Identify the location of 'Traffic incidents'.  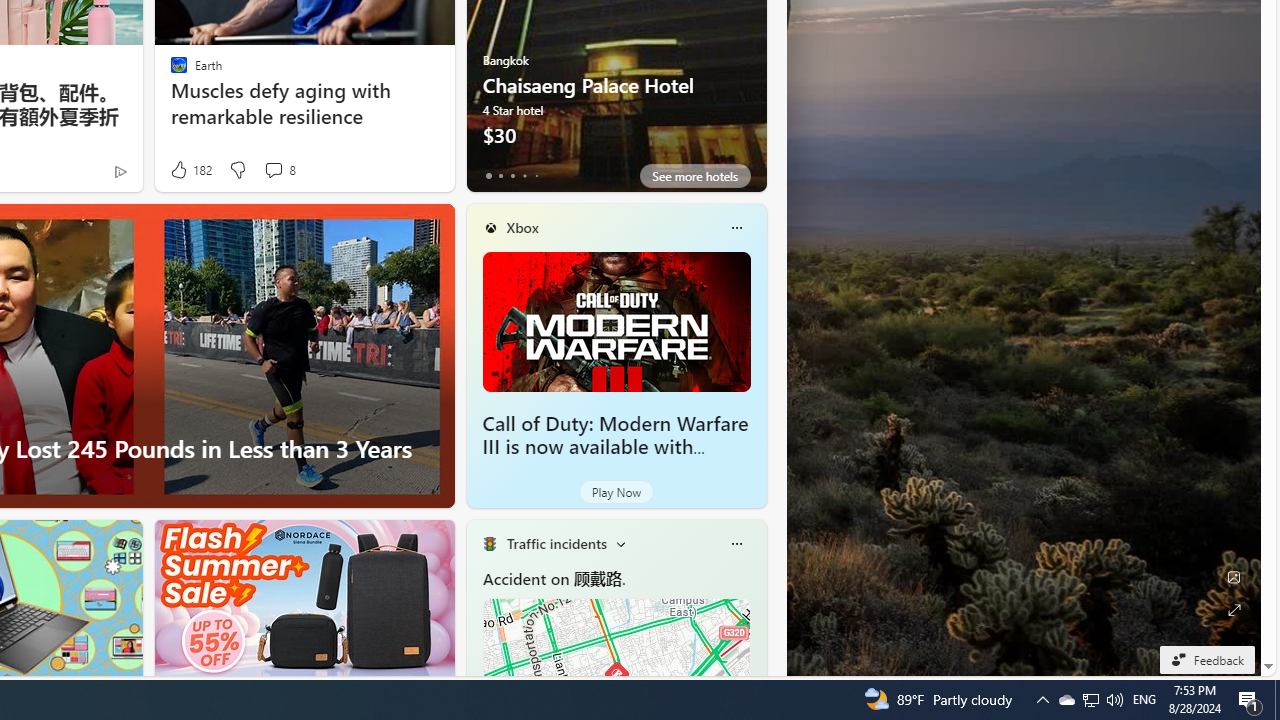
(556, 543).